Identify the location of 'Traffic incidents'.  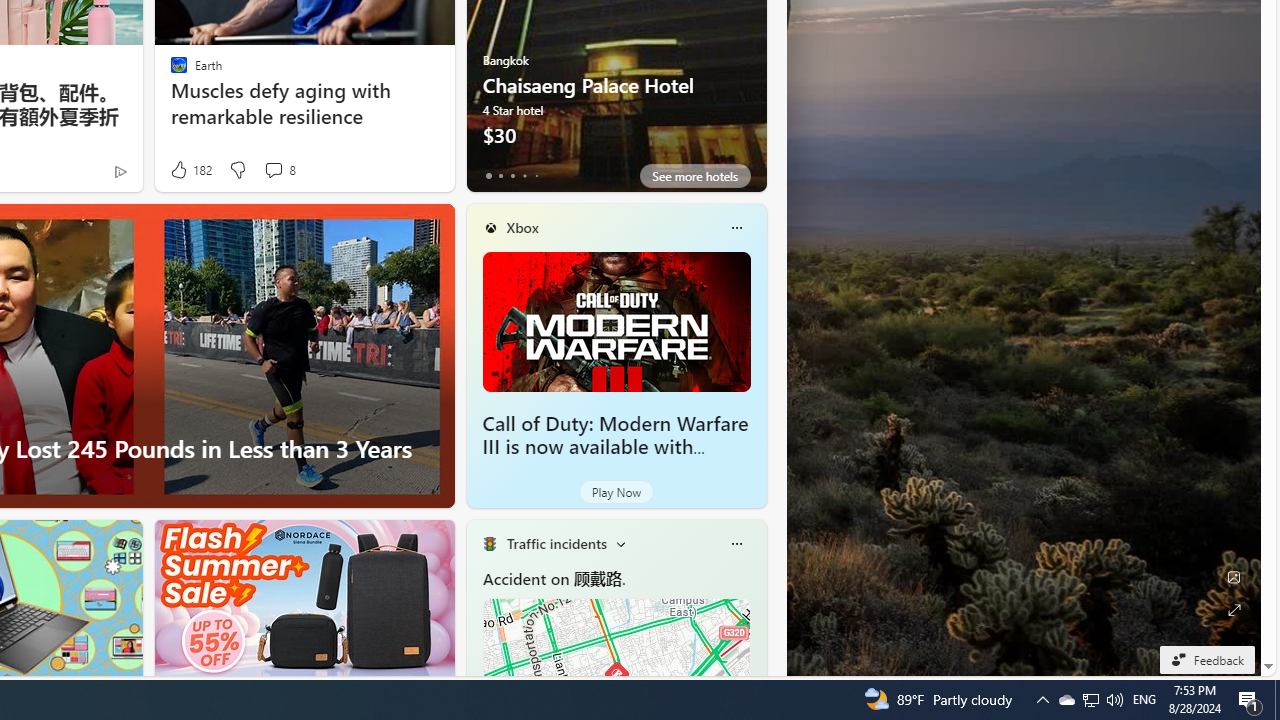
(556, 543).